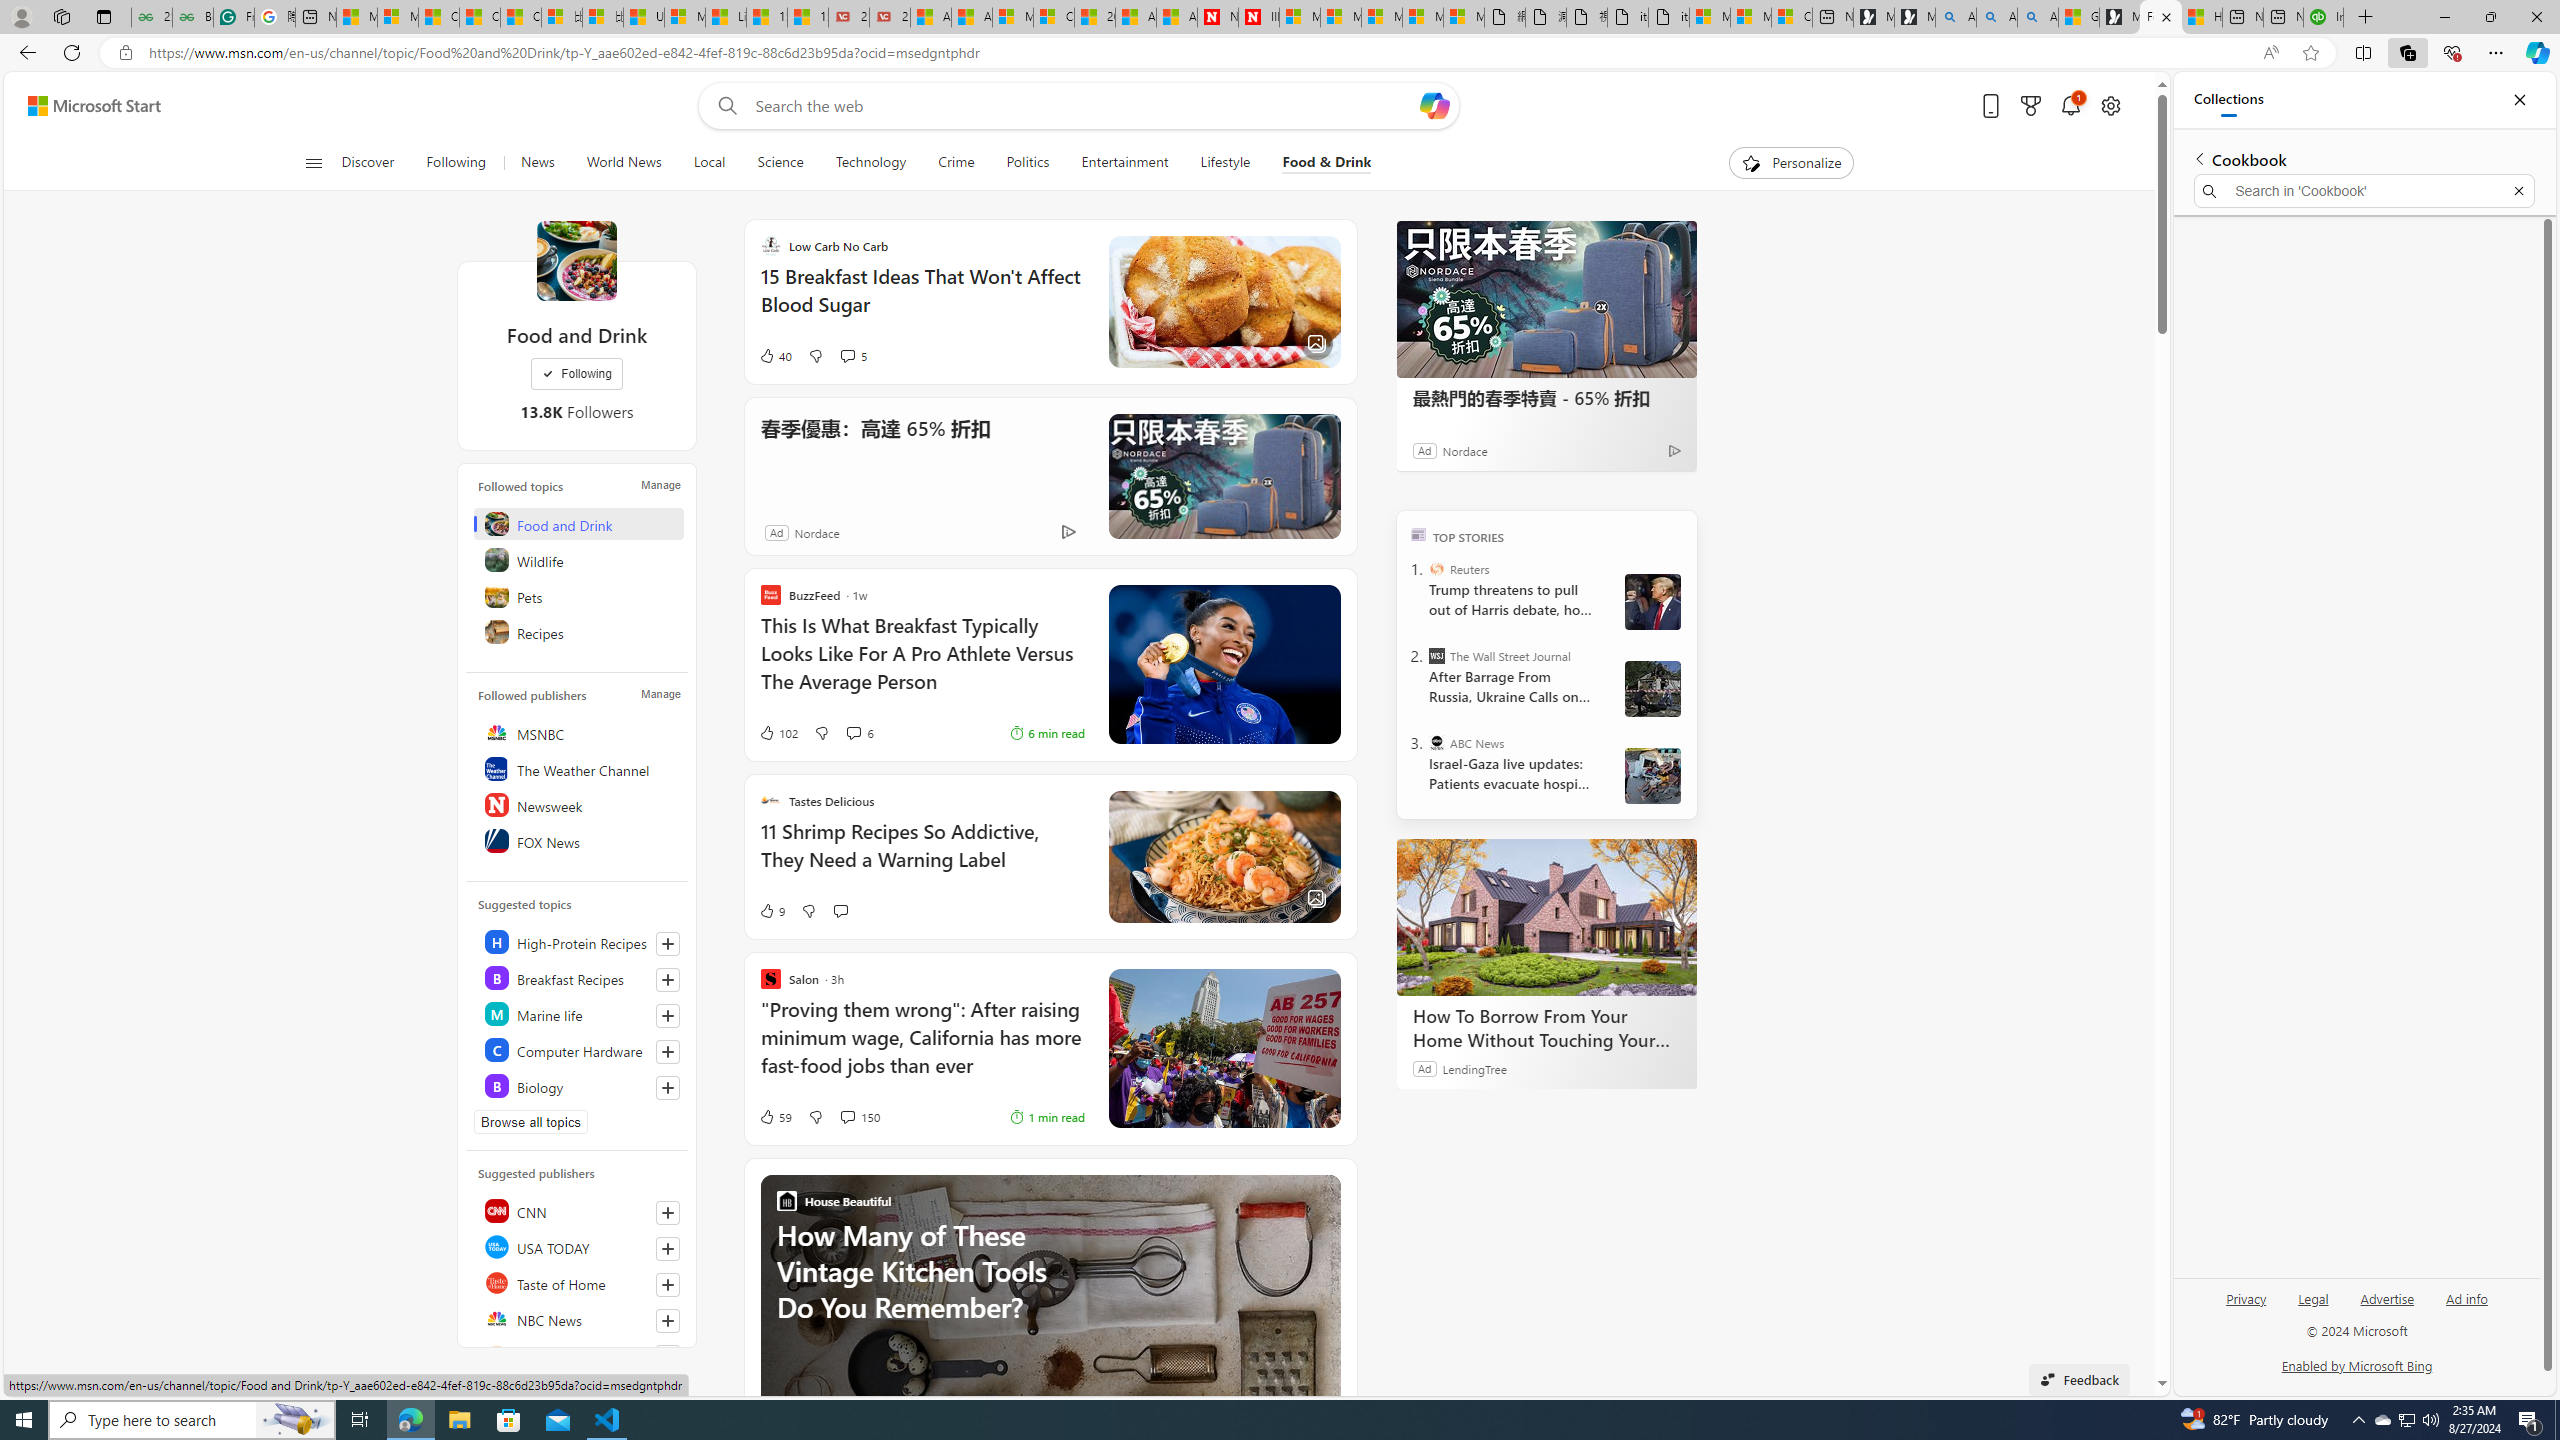 This screenshot has width=2560, height=1440. I want to click on '40 Like', so click(774, 356).